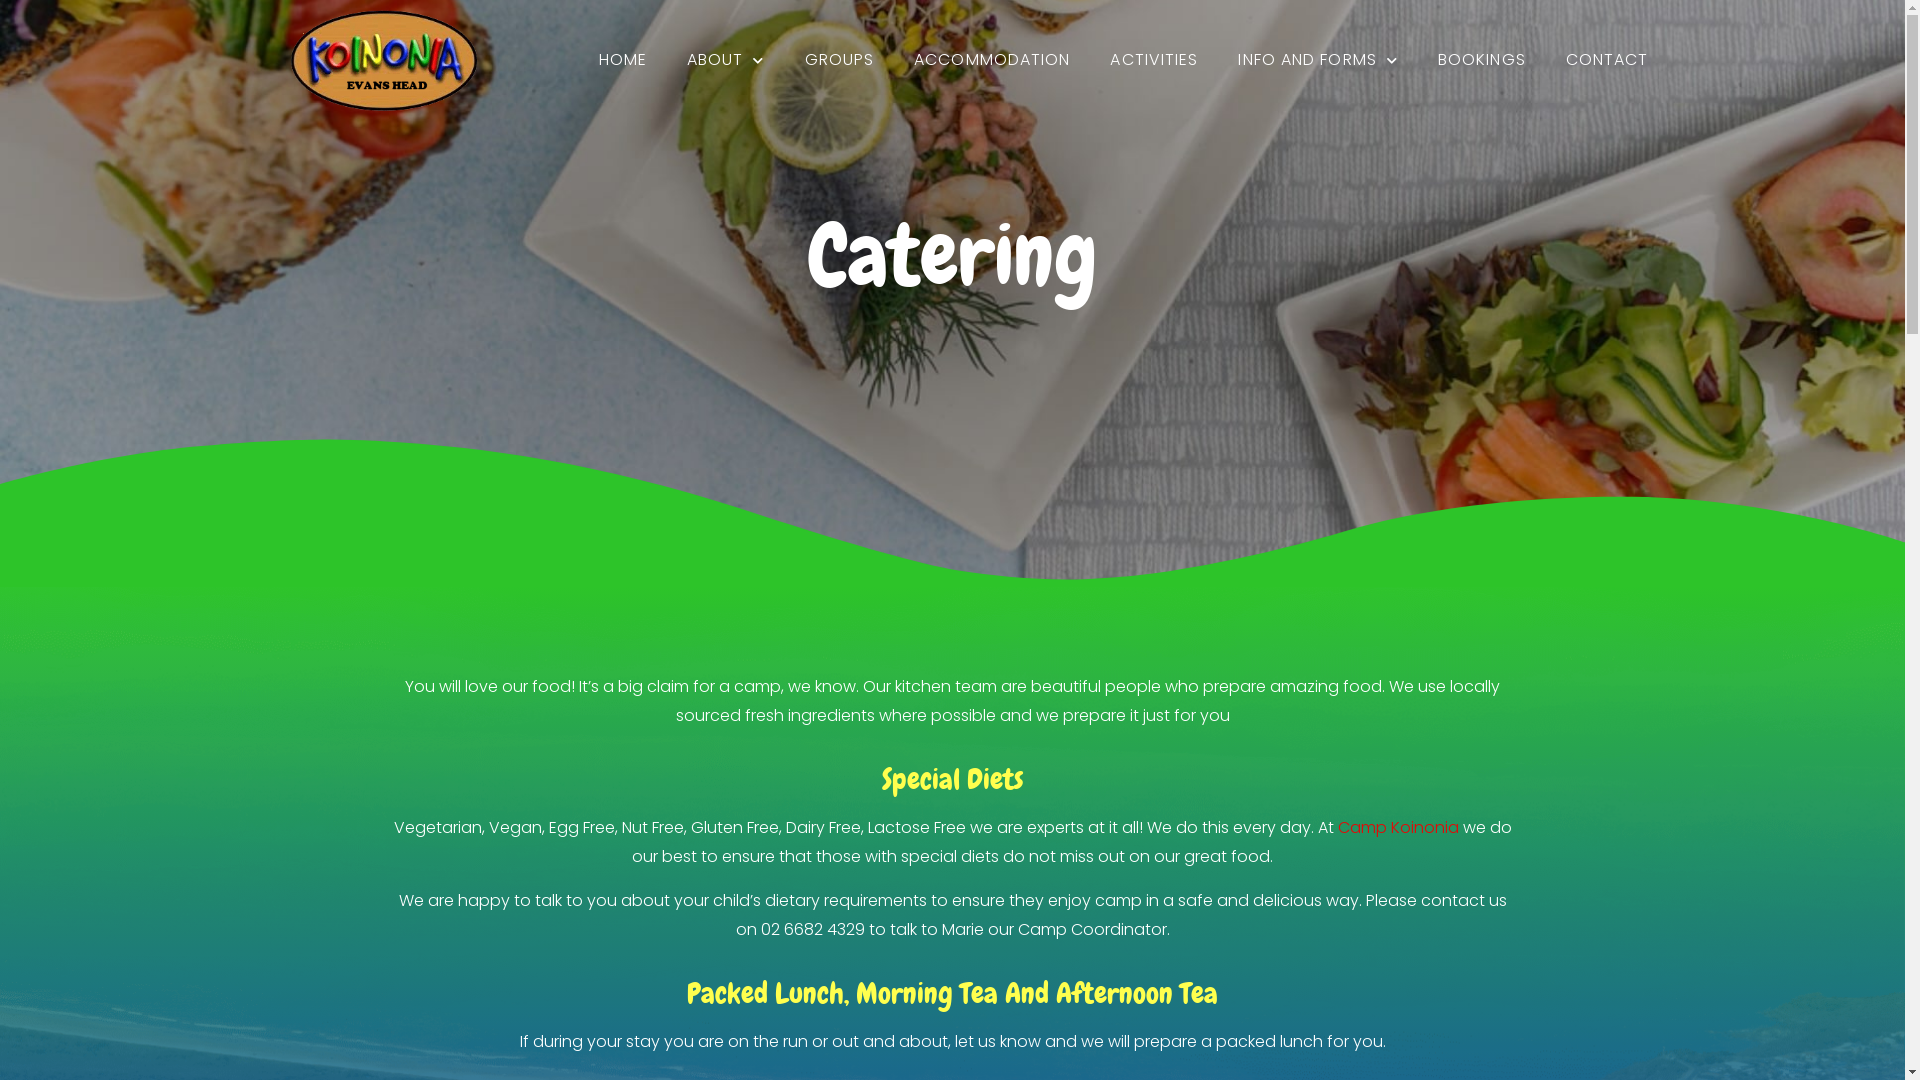  What do you see at coordinates (840, 59) in the screenshot?
I see `'GROUPS'` at bounding box center [840, 59].